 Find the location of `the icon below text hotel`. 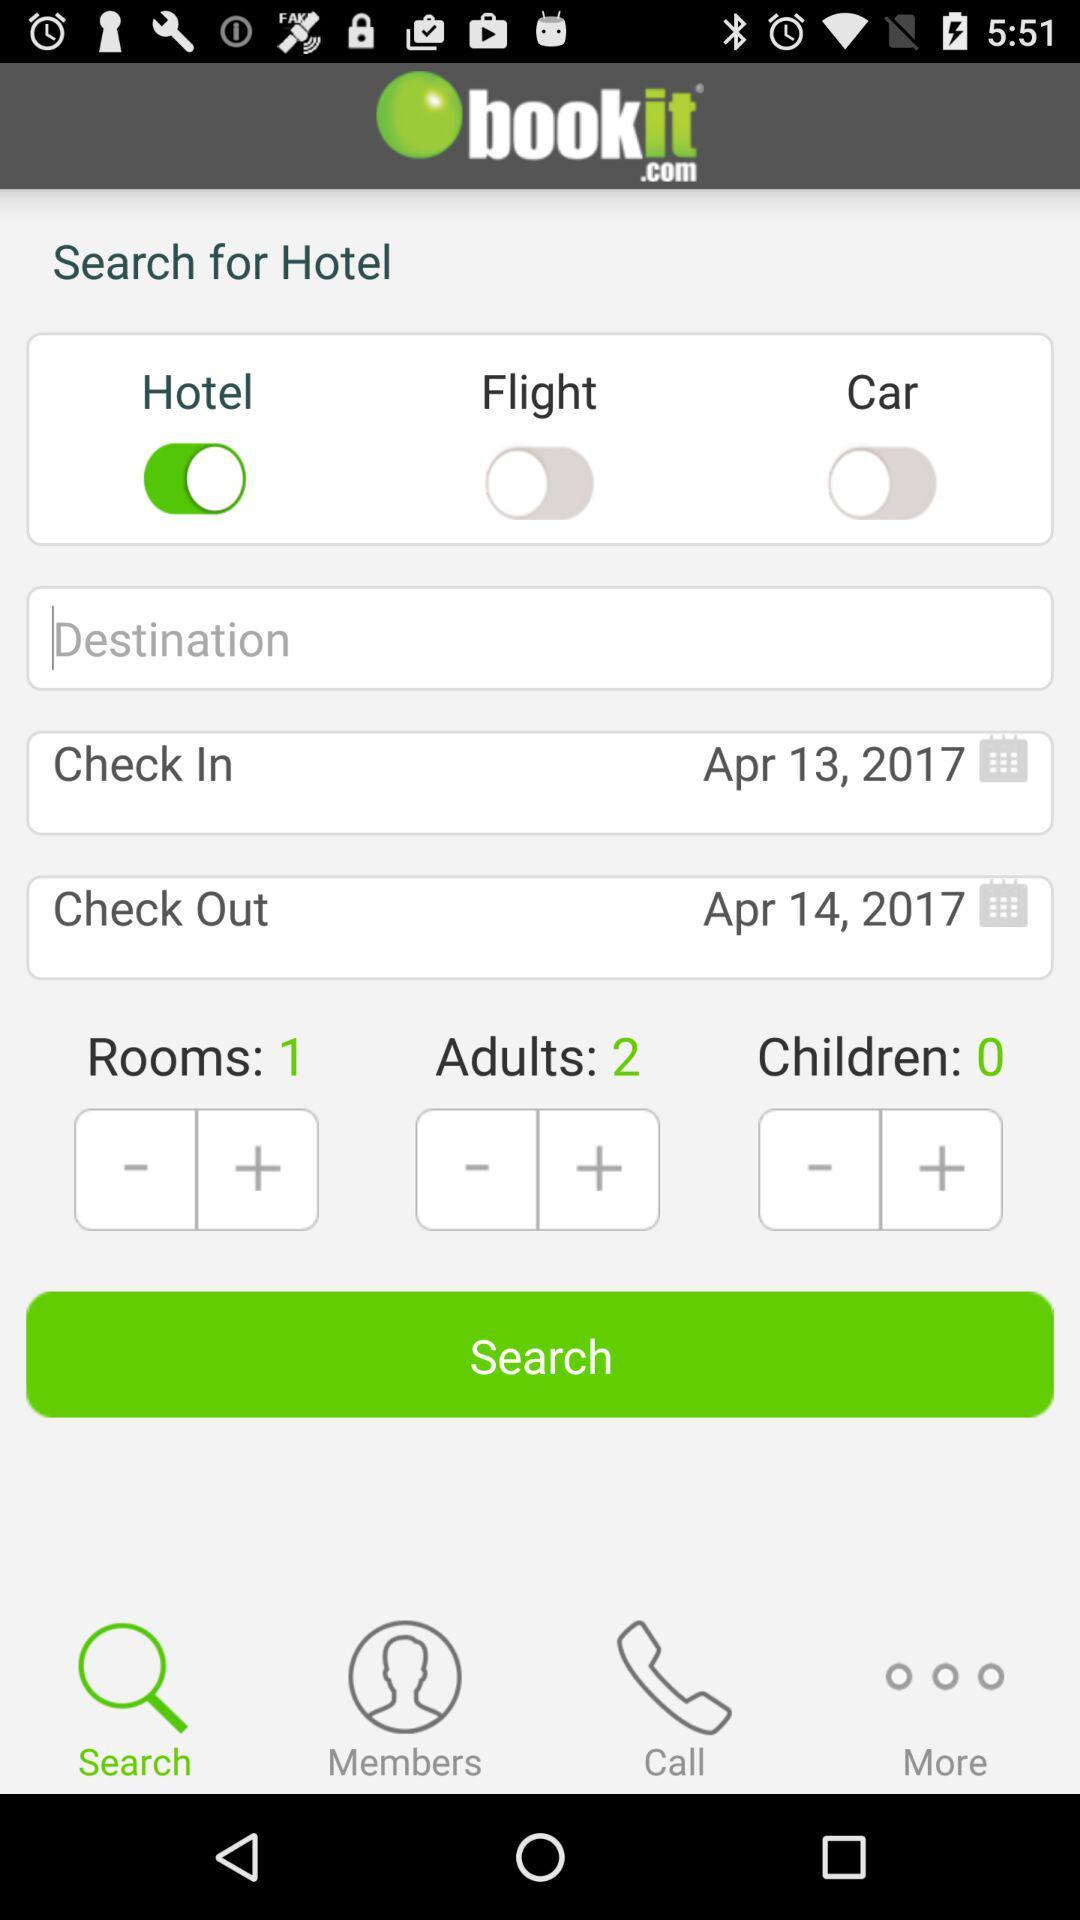

the icon below text hotel is located at coordinates (196, 480).